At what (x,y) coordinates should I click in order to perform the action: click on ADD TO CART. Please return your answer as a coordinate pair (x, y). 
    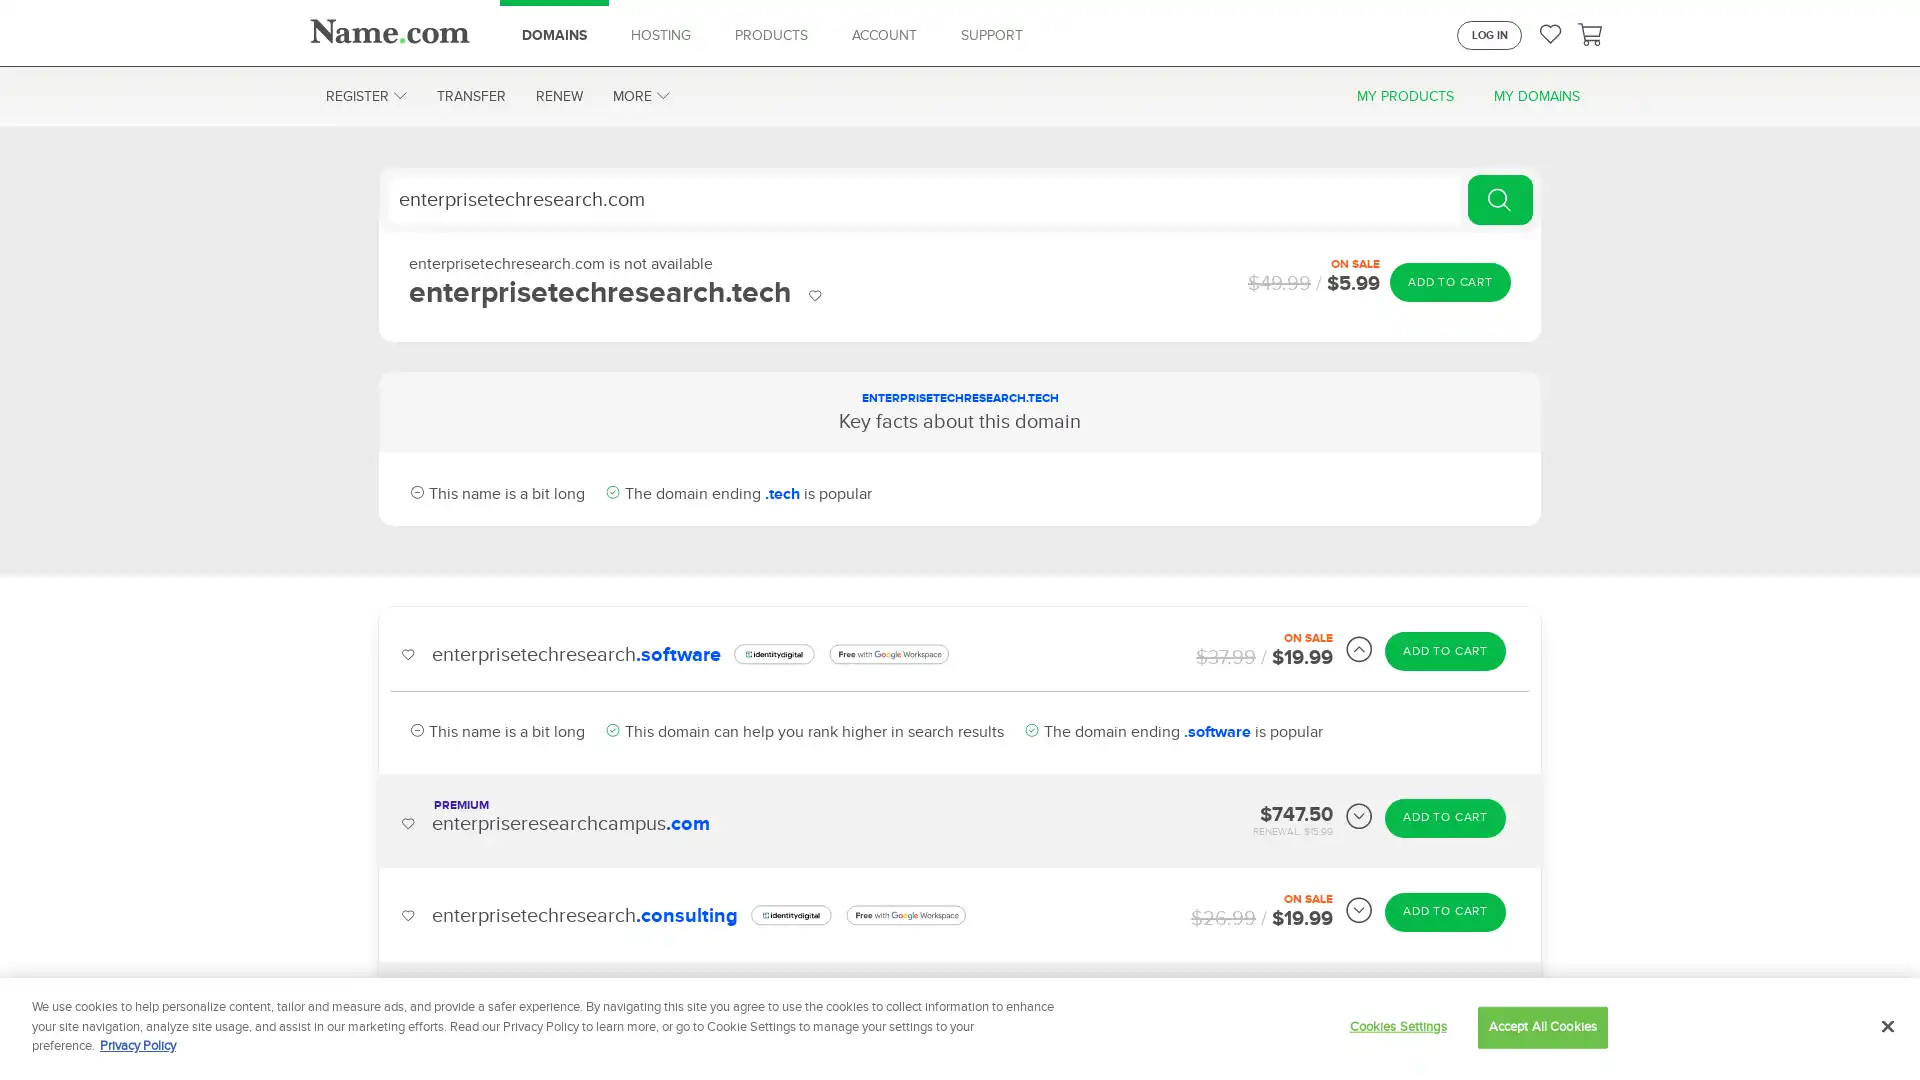
    Looking at the image, I should click on (1449, 281).